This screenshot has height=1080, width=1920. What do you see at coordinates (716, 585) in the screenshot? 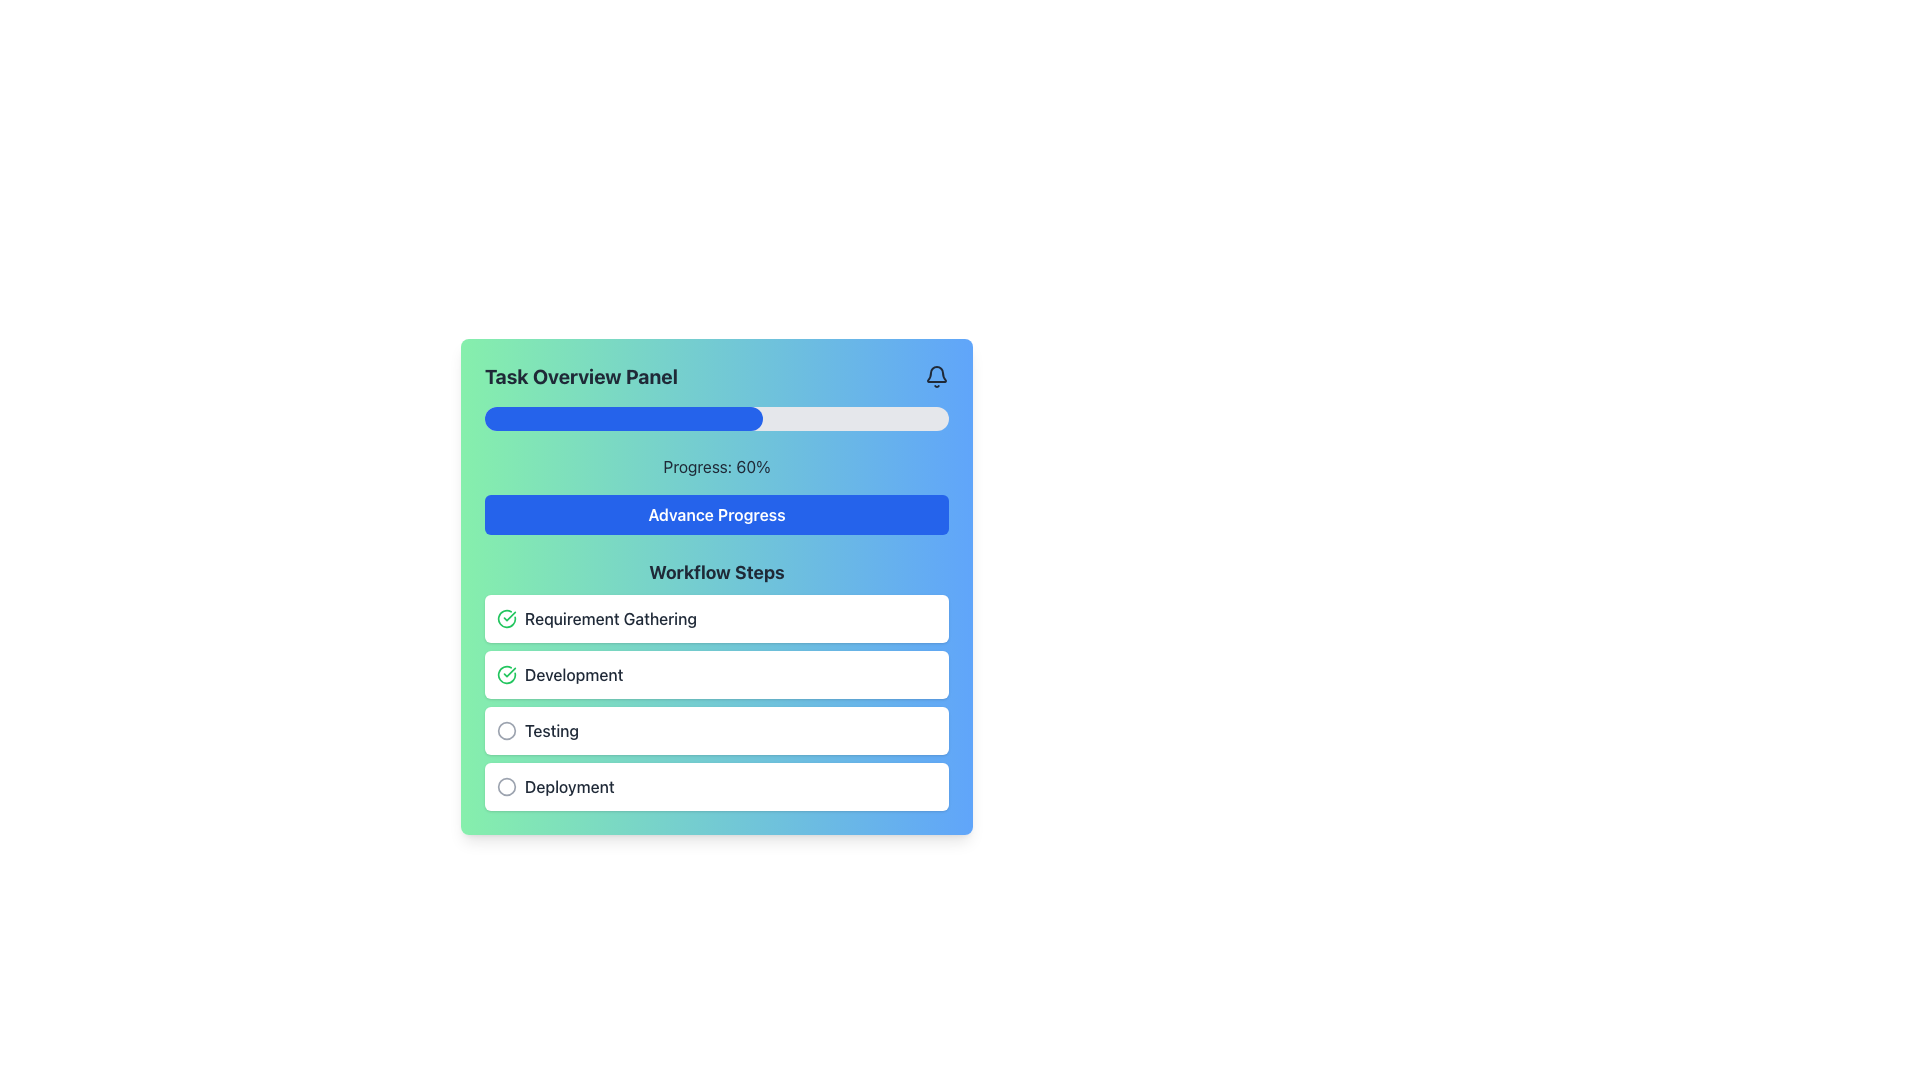
I see `the 'Workflow Steps' section of the Task Overview Panel` at bounding box center [716, 585].